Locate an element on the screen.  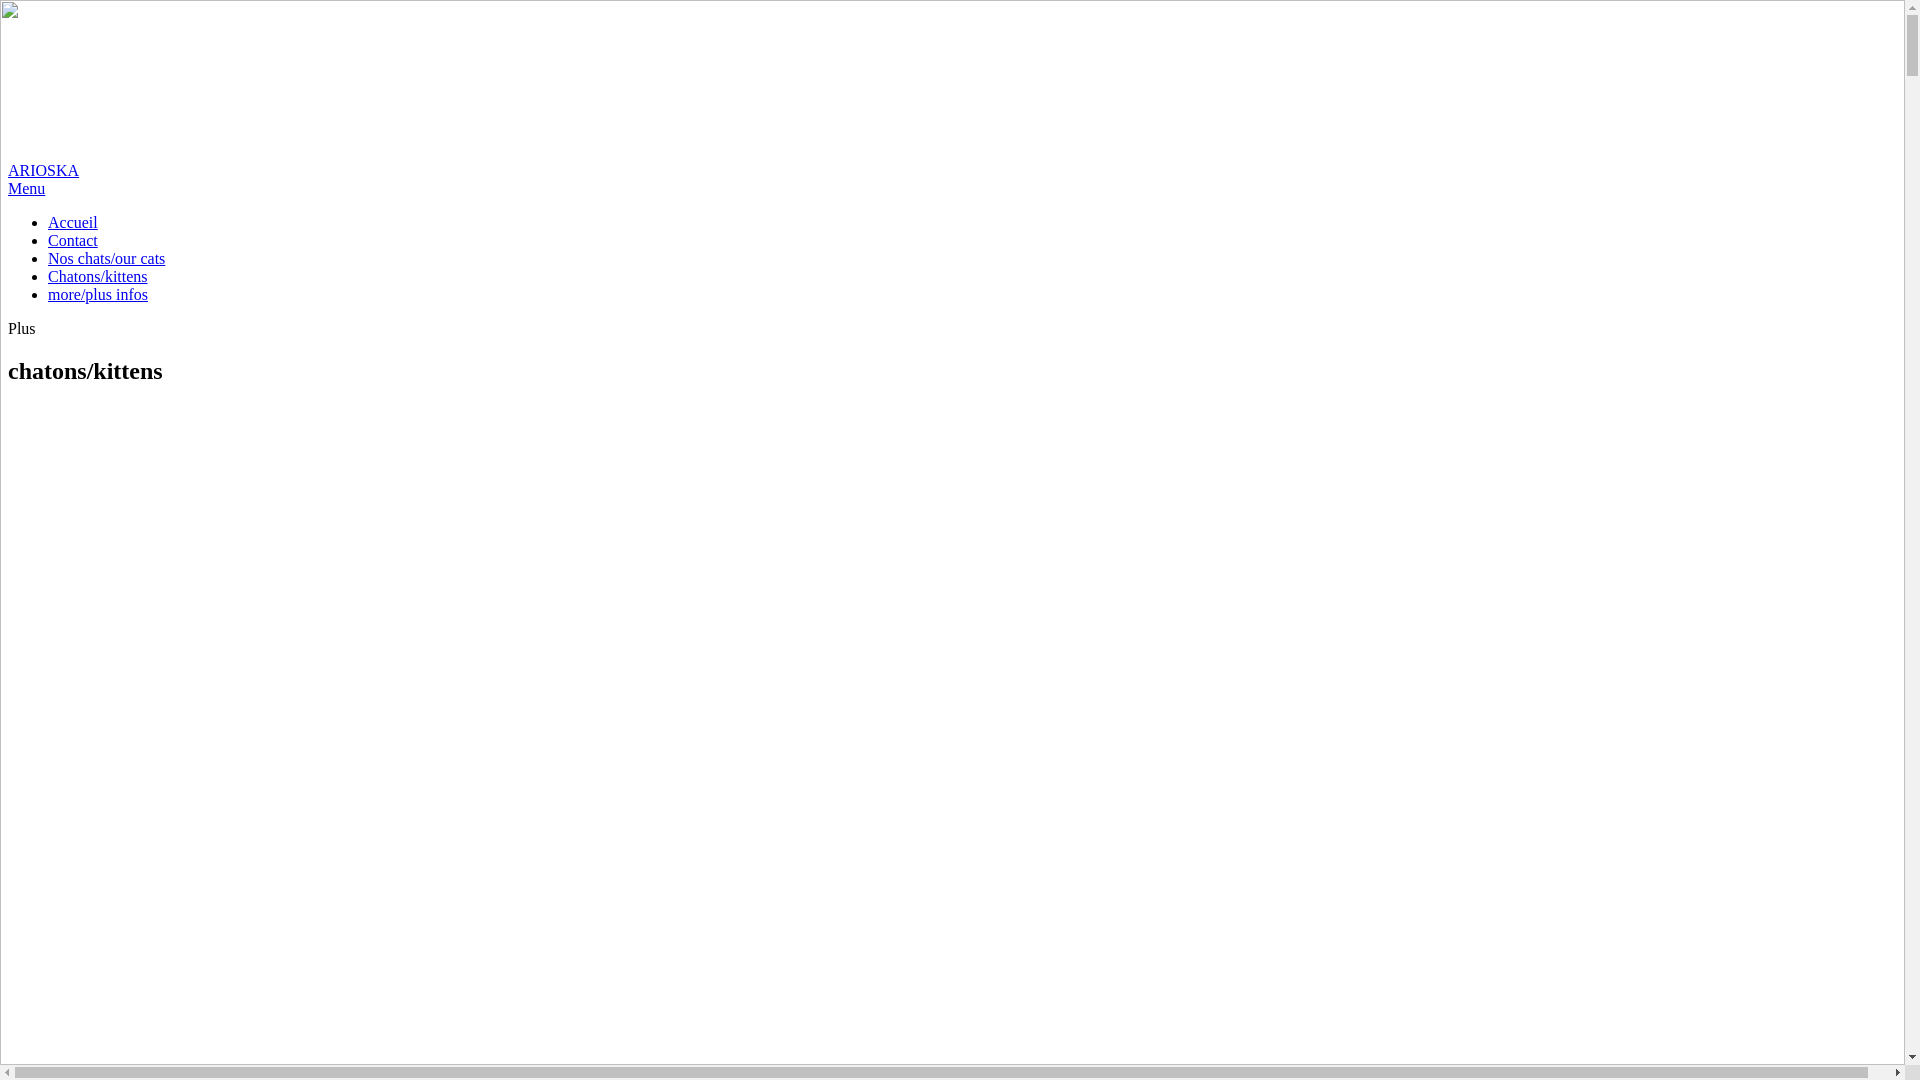
'Accueil' is located at coordinates (48, 222).